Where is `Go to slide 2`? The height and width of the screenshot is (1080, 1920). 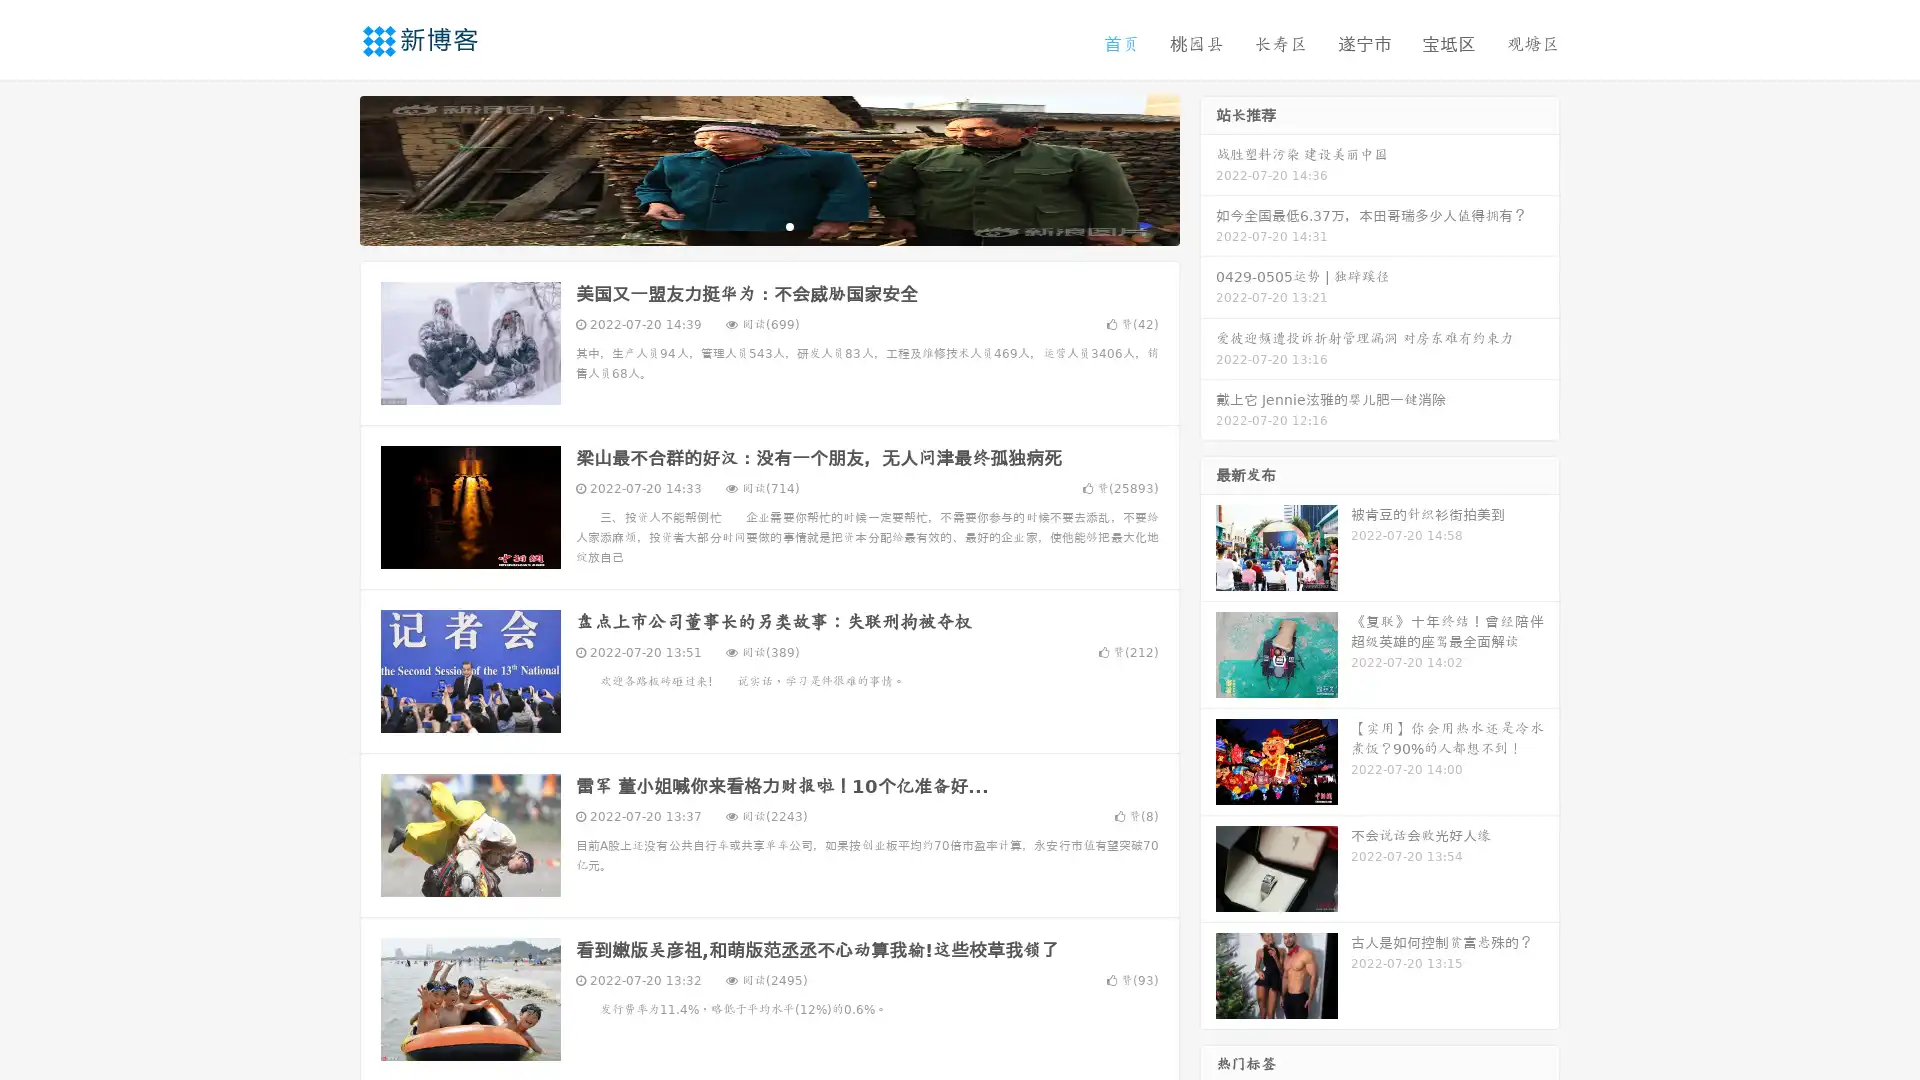
Go to slide 2 is located at coordinates (768, 225).